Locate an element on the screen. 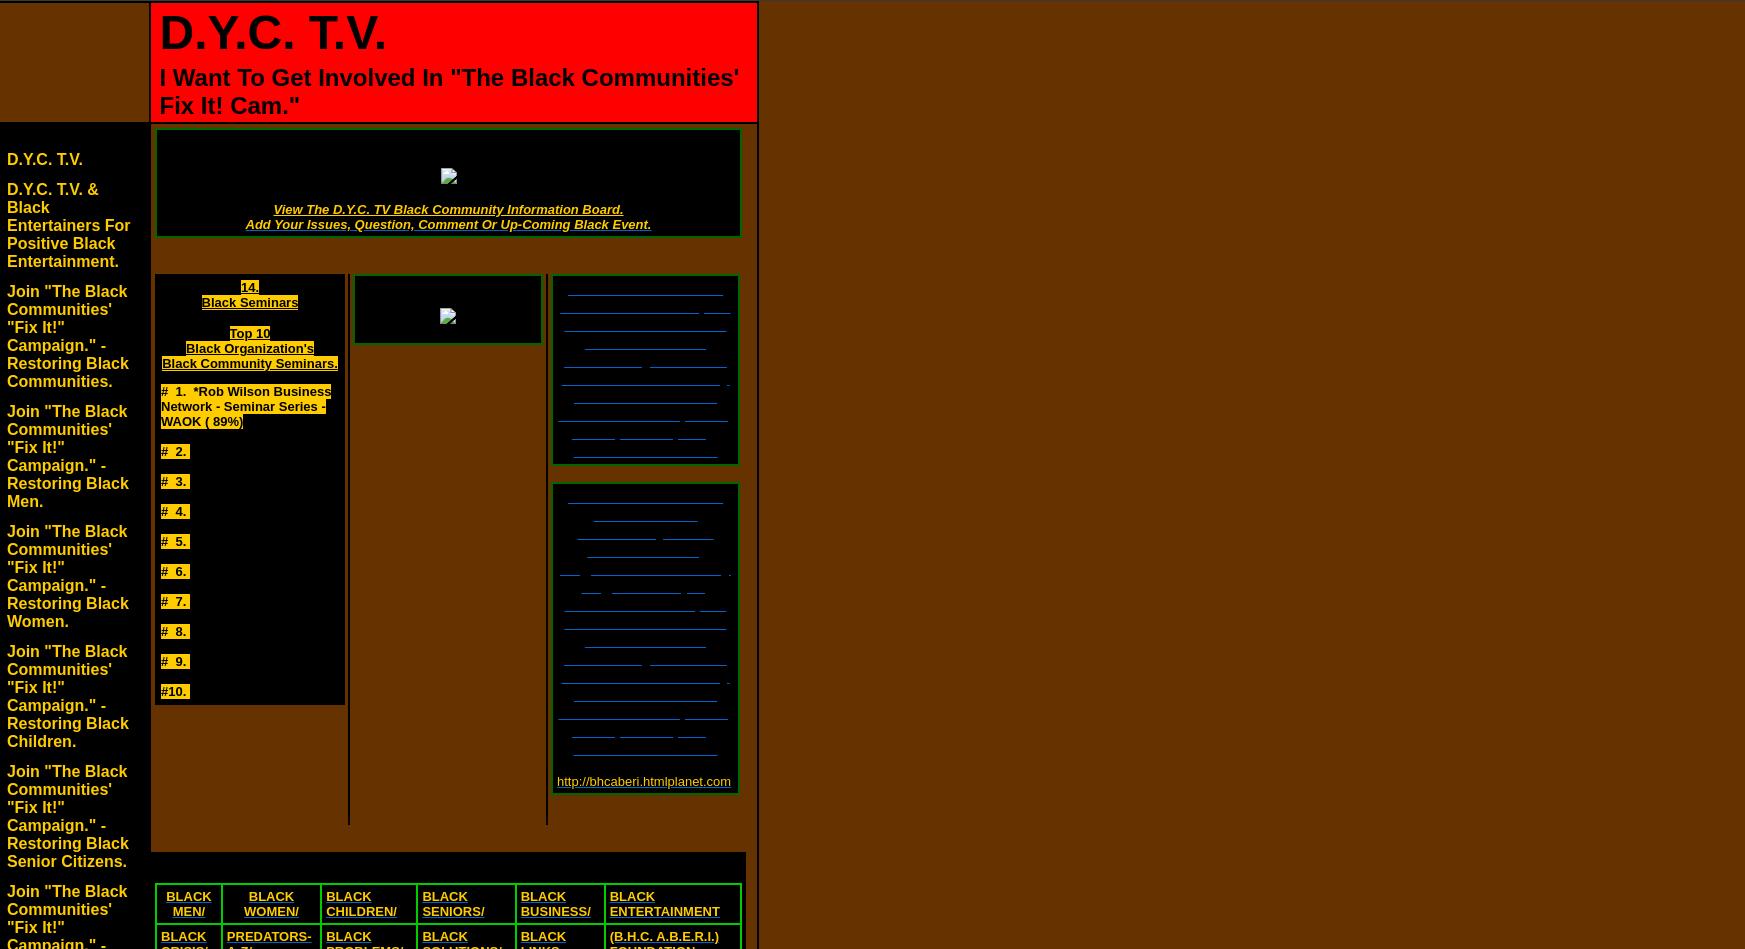 This screenshot has height=949, width=1745. 'Black Seminars' is located at coordinates (248, 301).